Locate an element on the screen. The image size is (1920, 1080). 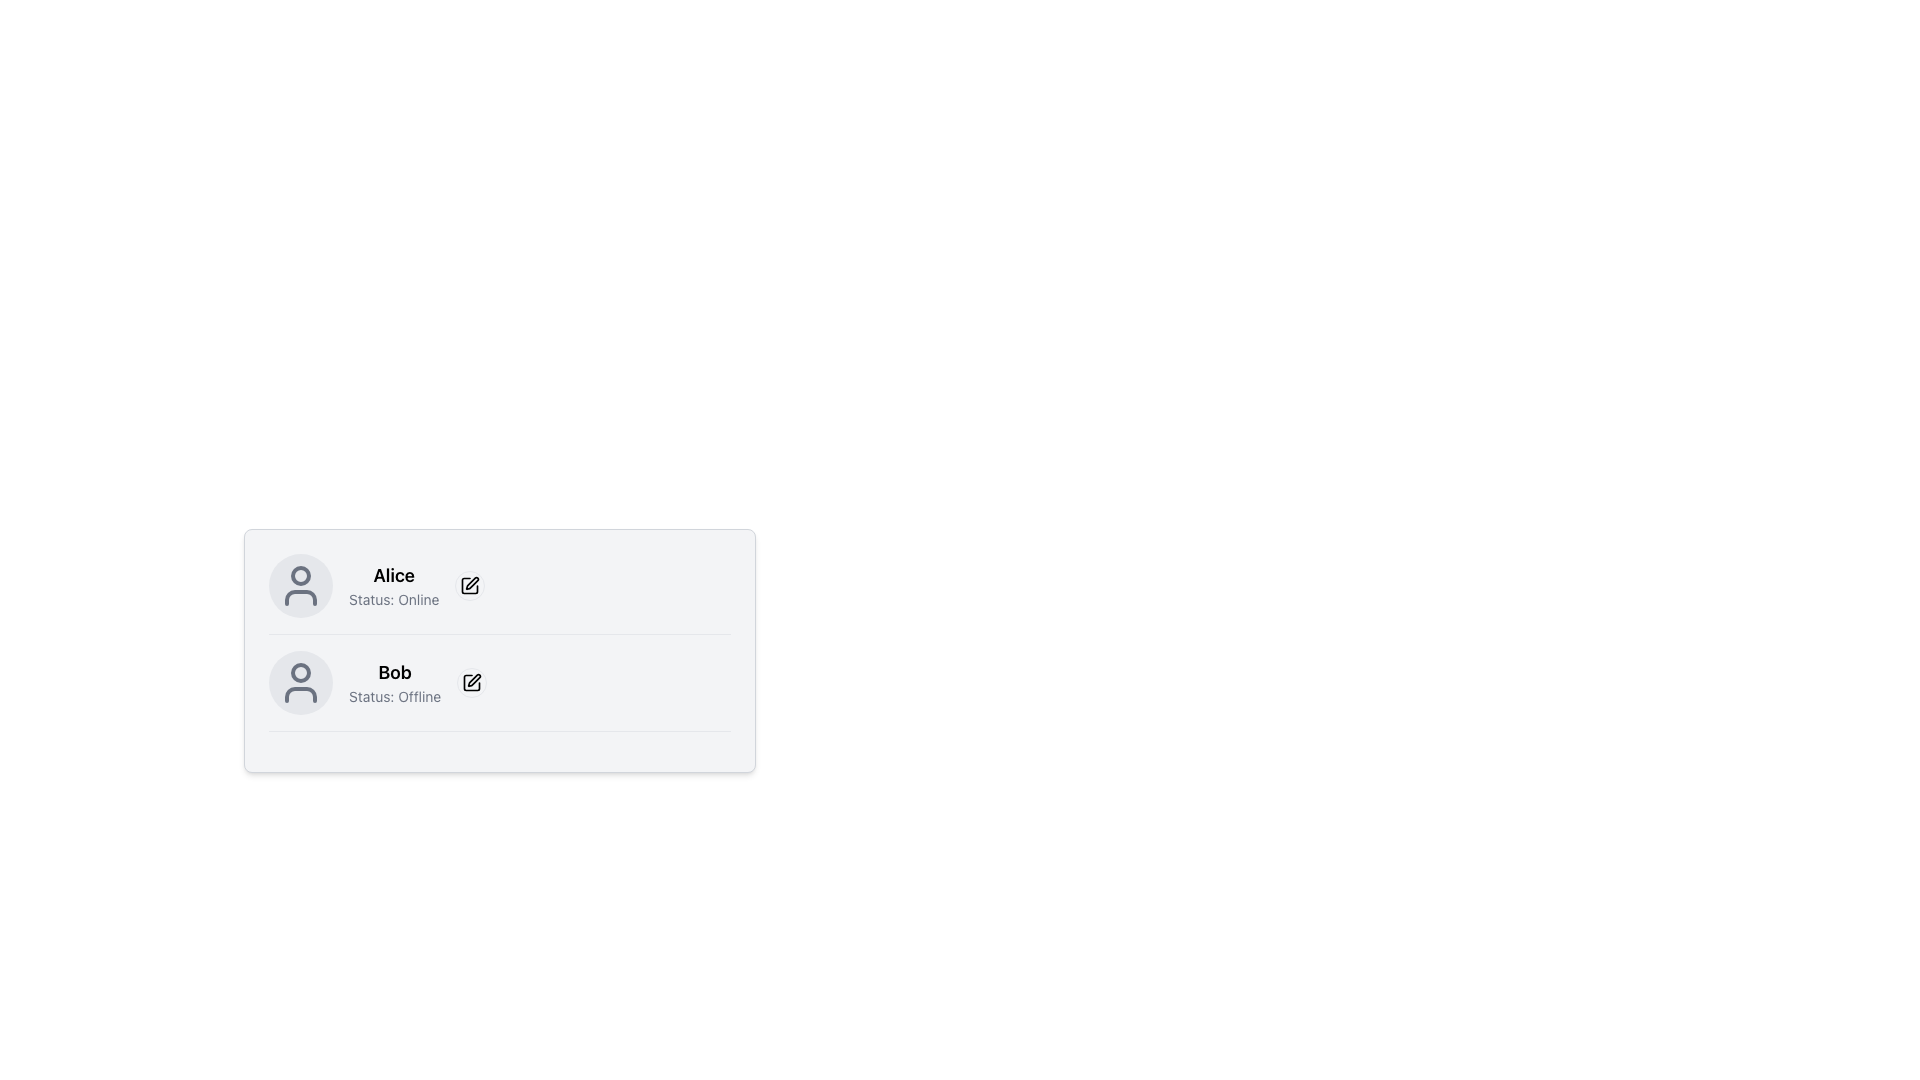
the small, square-like button with rounded edges and a pen icon, located to the right of the label displaying 'Bob' and 'Status: Offline' is located at coordinates (471, 681).